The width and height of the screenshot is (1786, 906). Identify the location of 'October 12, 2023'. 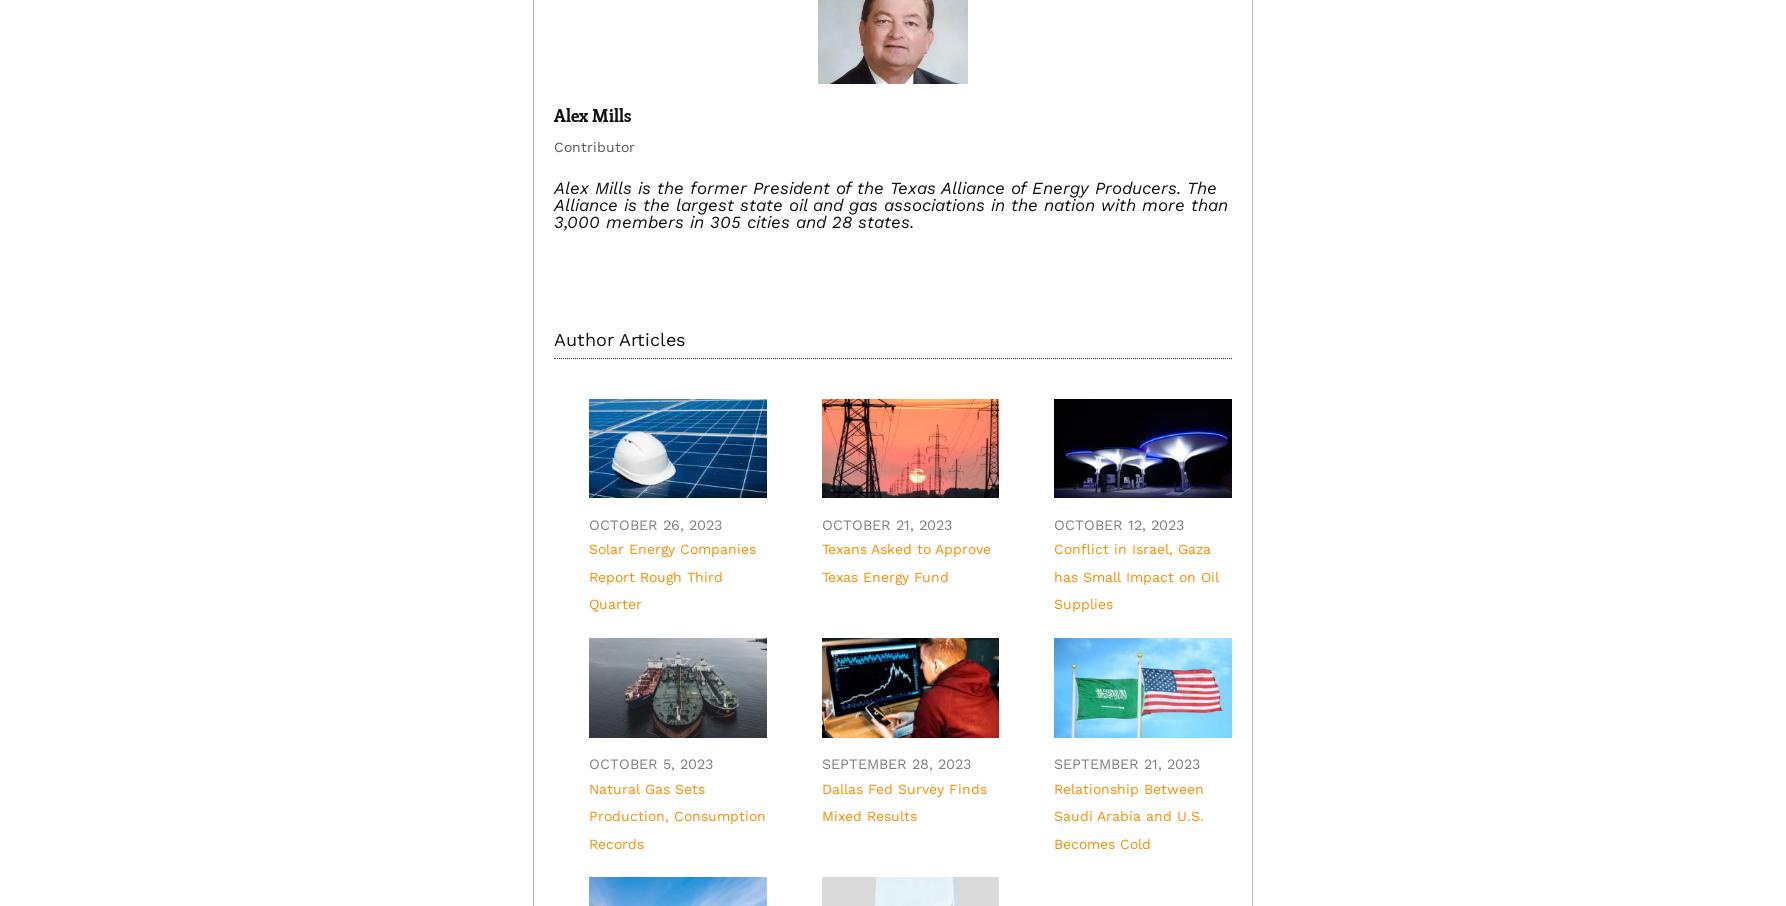
(1052, 525).